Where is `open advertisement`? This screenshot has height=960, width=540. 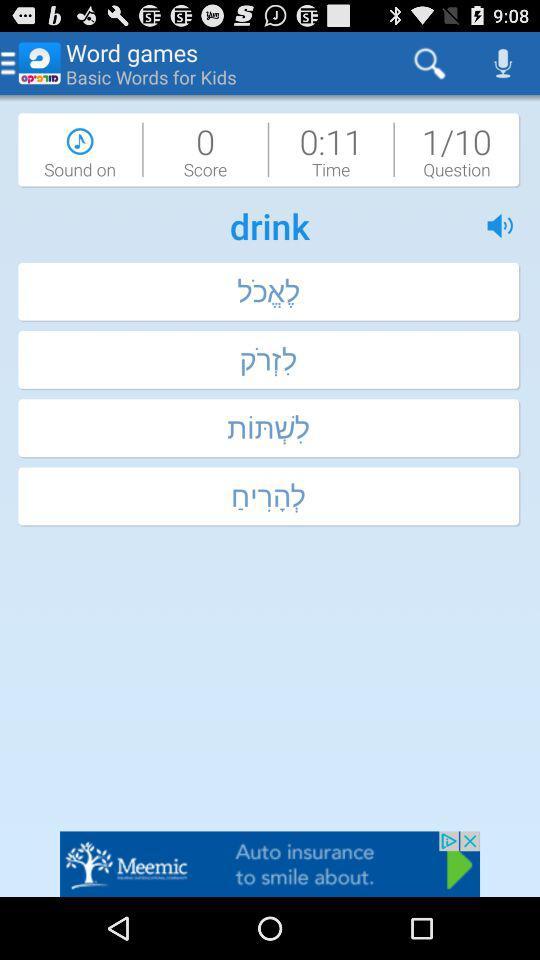 open advertisement is located at coordinates (270, 863).